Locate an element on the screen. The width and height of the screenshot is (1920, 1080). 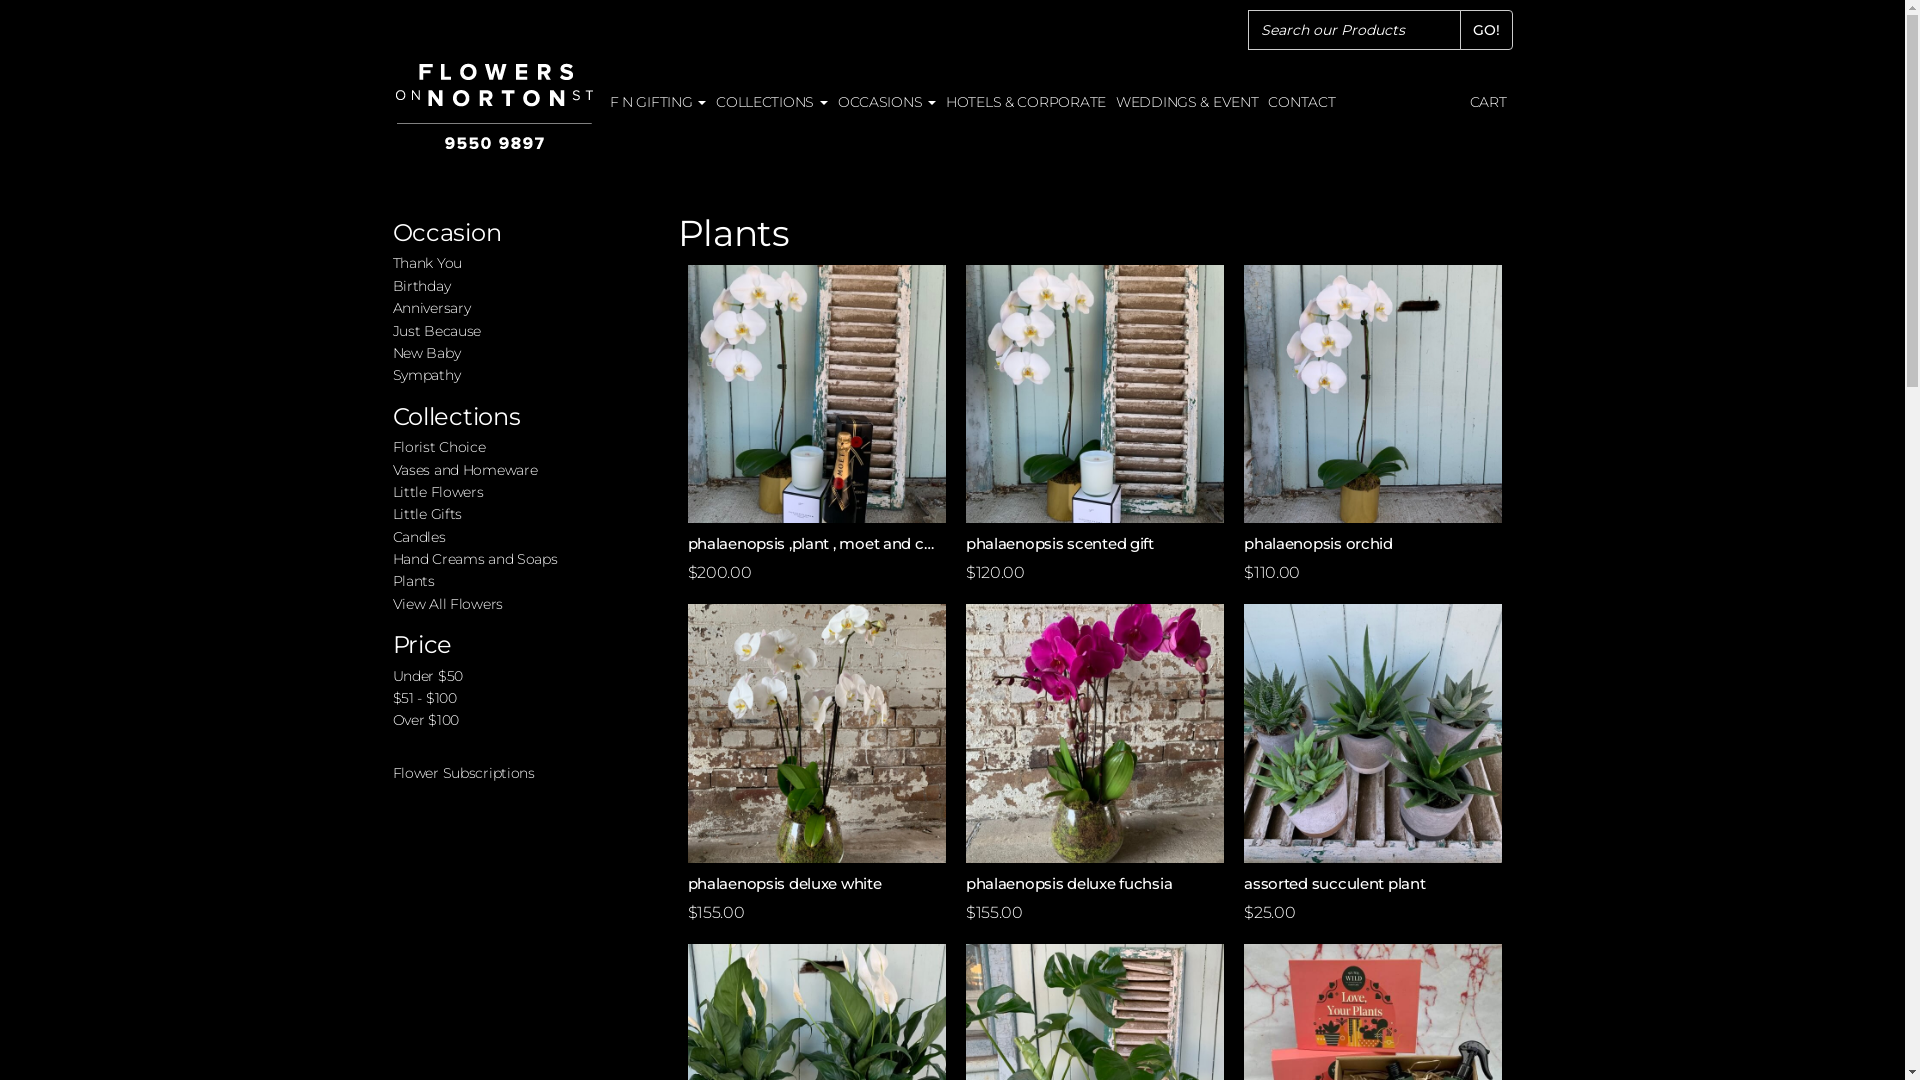
'CART' is located at coordinates (1488, 101).